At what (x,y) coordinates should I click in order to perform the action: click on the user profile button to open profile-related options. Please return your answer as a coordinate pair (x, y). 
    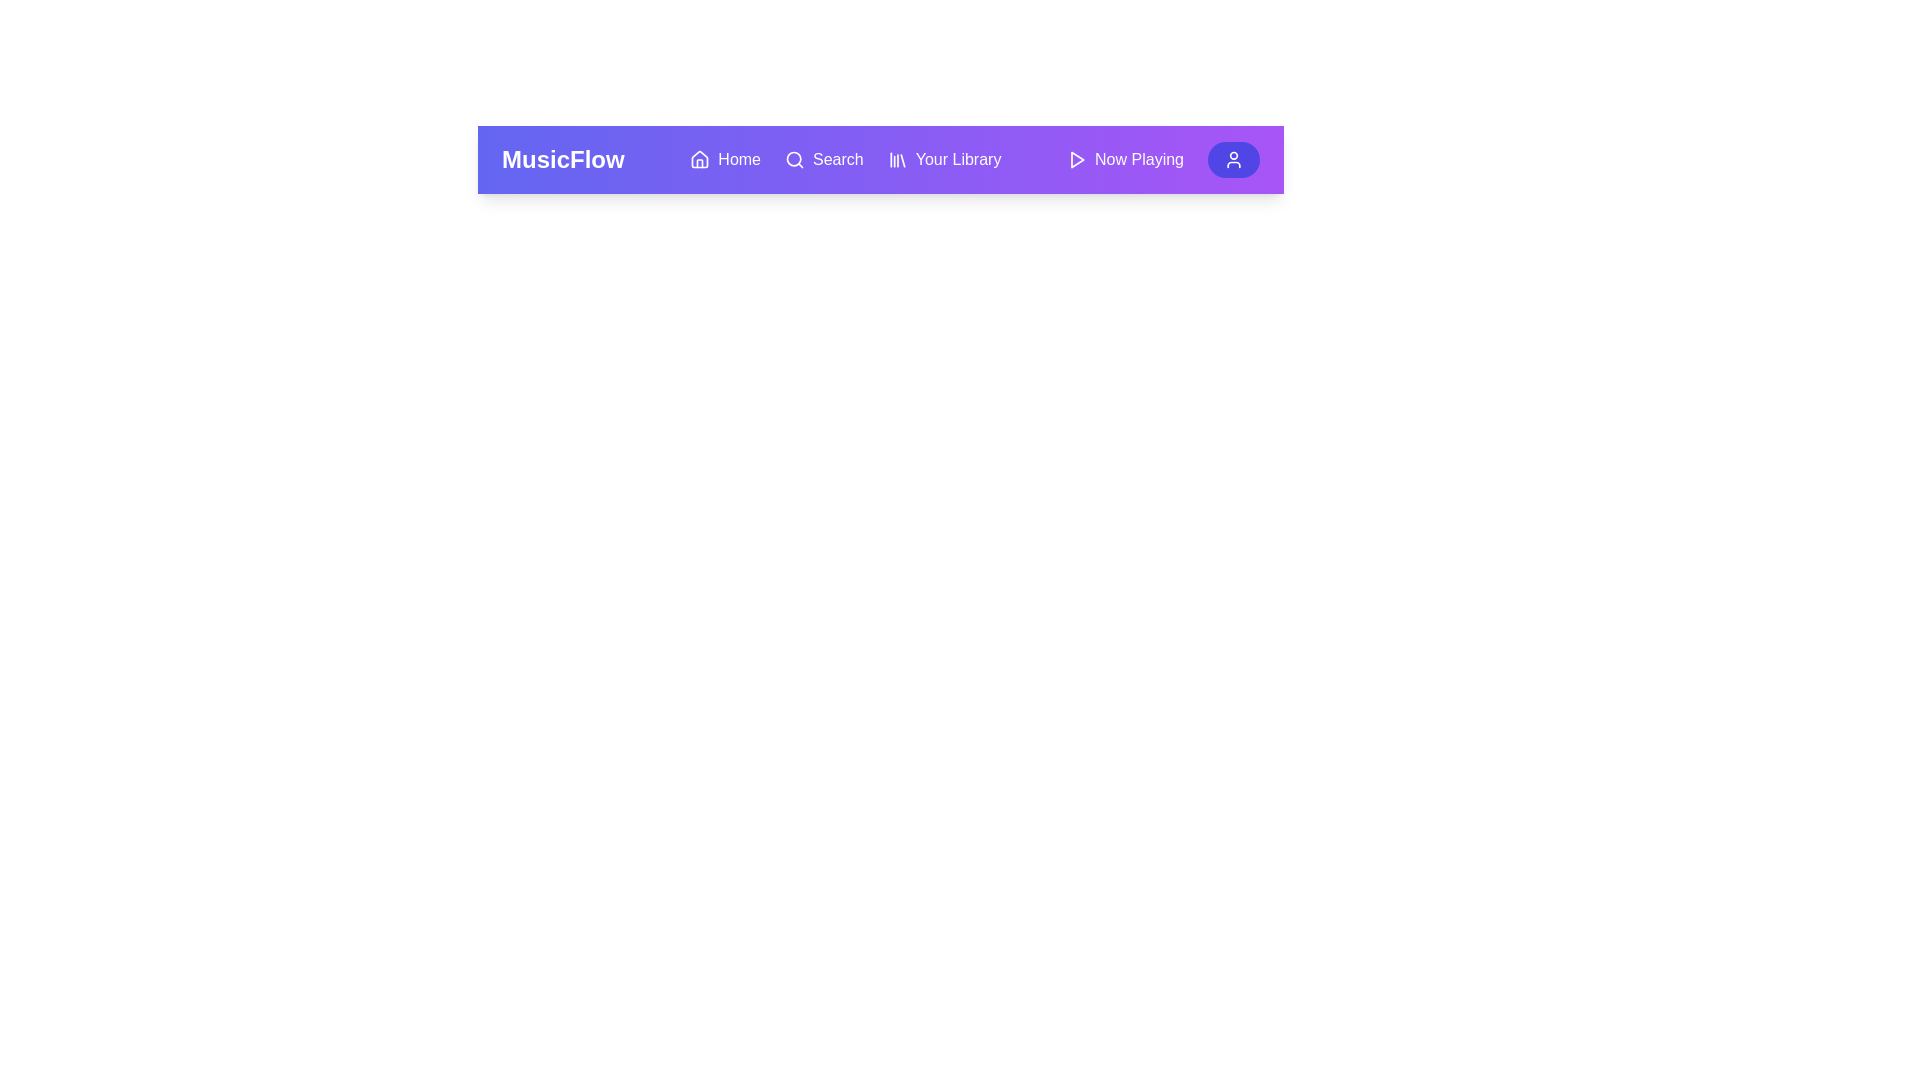
    Looking at the image, I should click on (1232, 158).